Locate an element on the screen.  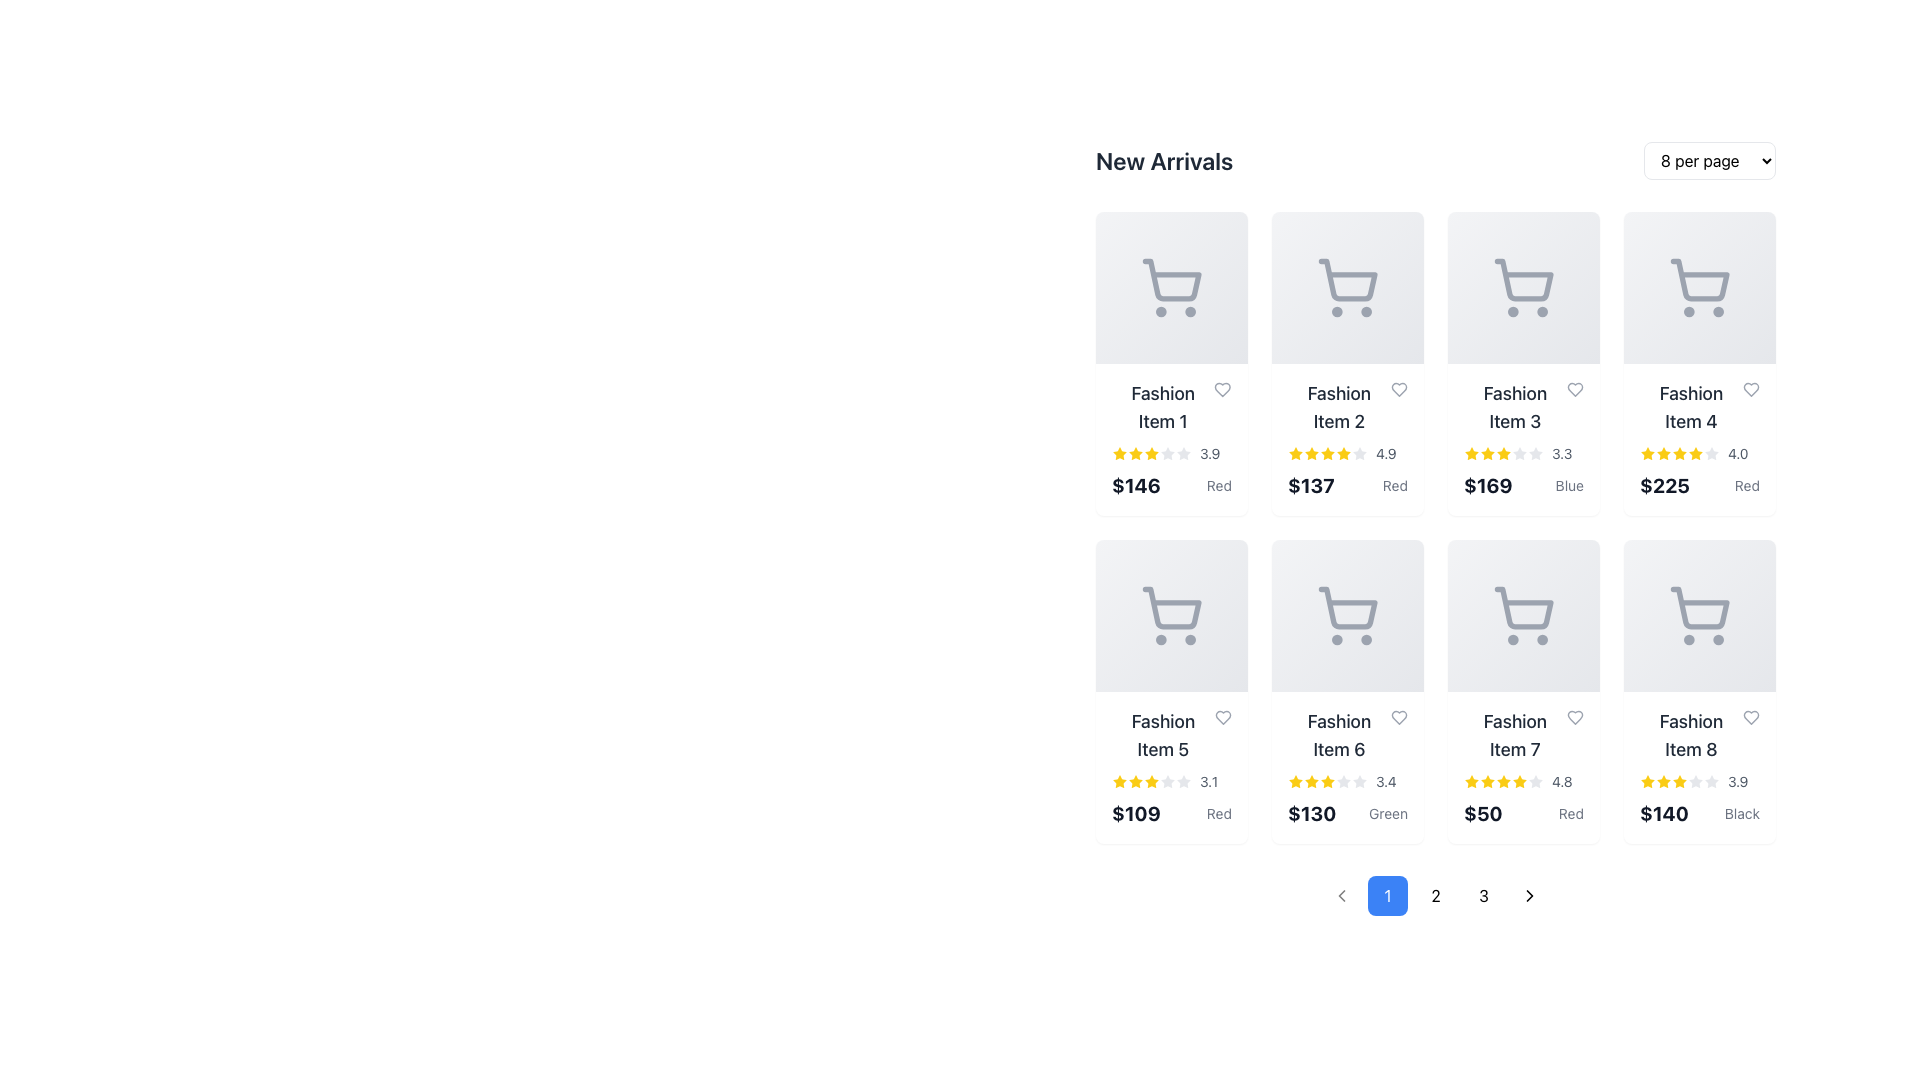
the text label displaying 'Fashion Item 5' in bold, dark-gray font, which is the fifth item in the second row of a rectangular arrangement of items is located at coordinates (1171, 736).